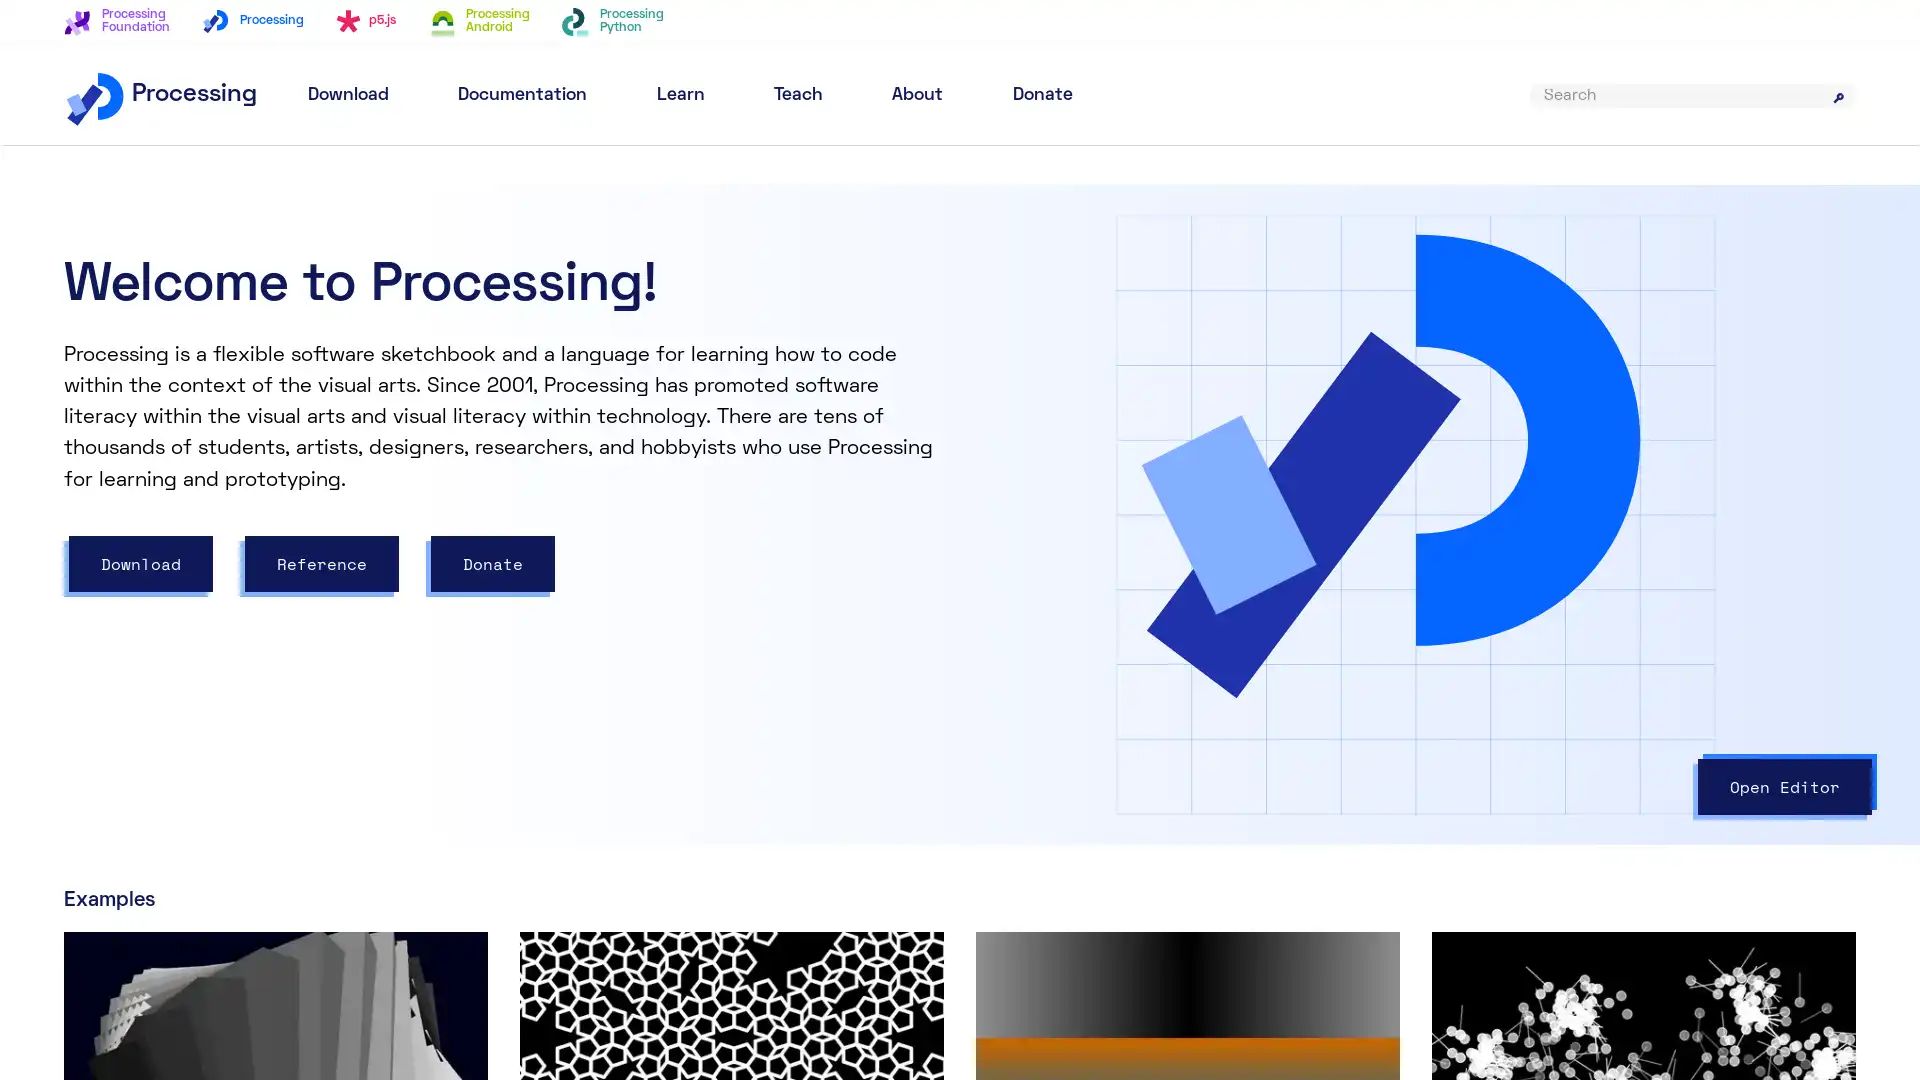 The height and width of the screenshot is (1080, 1920). What do you see at coordinates (1066, 685) in the screenshot?
I see `change position` at bounding box center [1066, 685].